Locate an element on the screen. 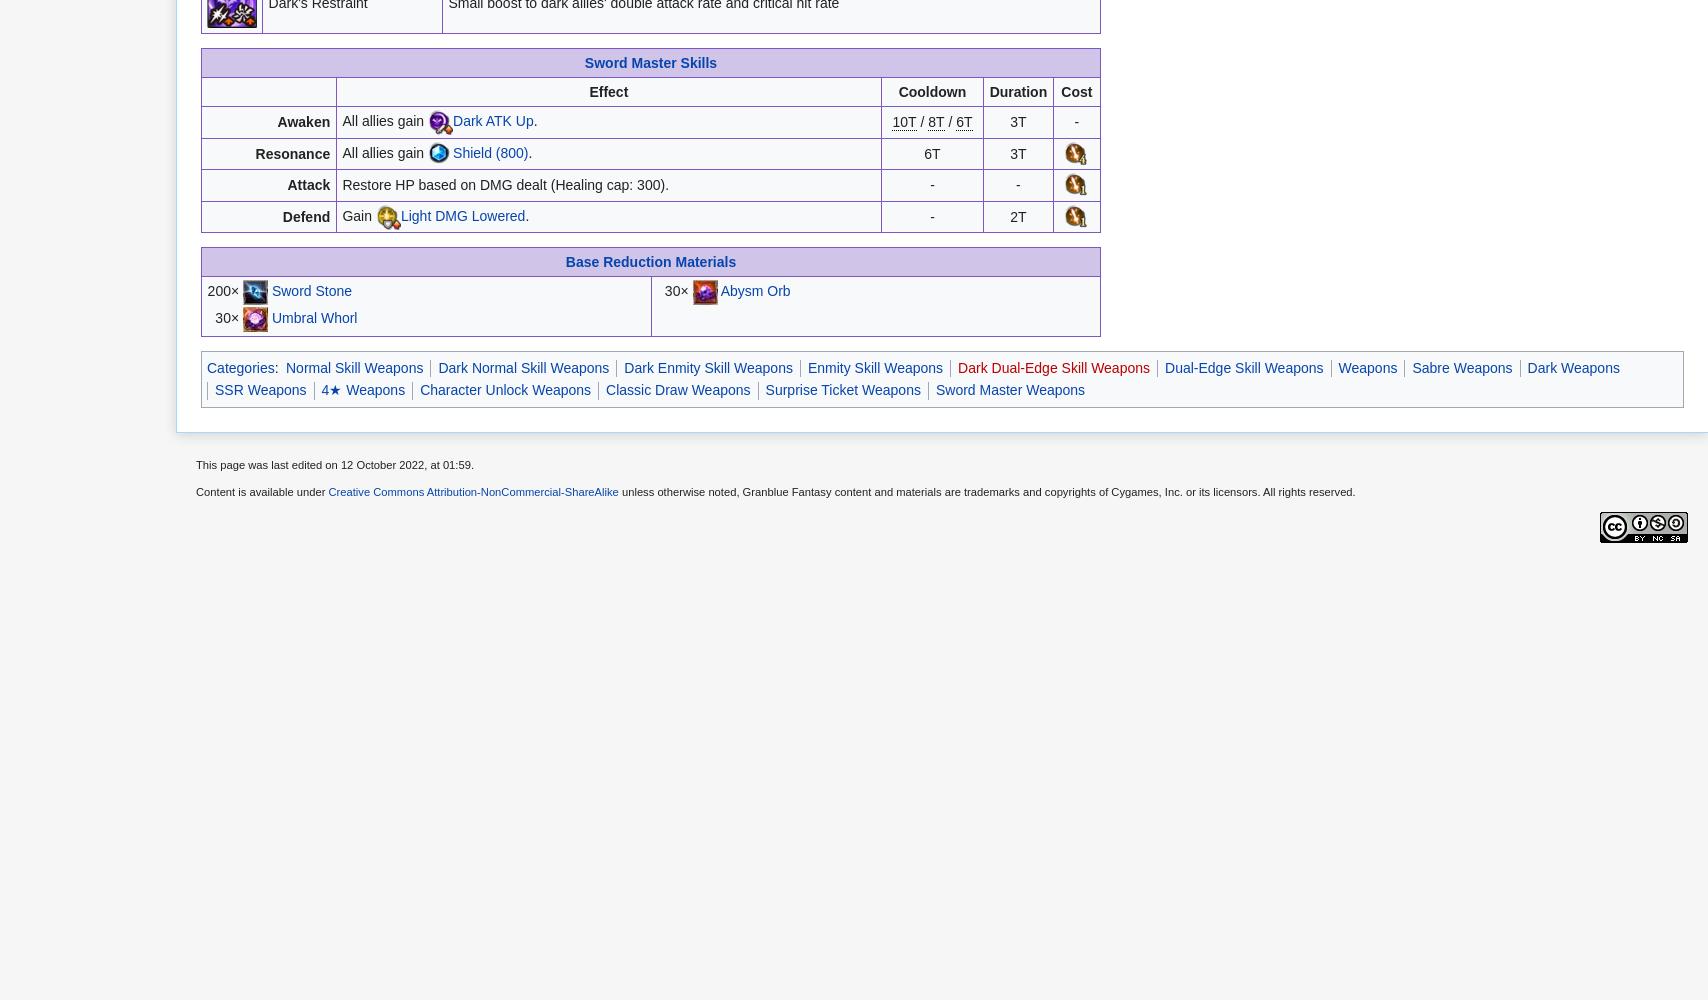 This screenshot has width=1708, height=1000. ':' is located at coordinates (278, 366).